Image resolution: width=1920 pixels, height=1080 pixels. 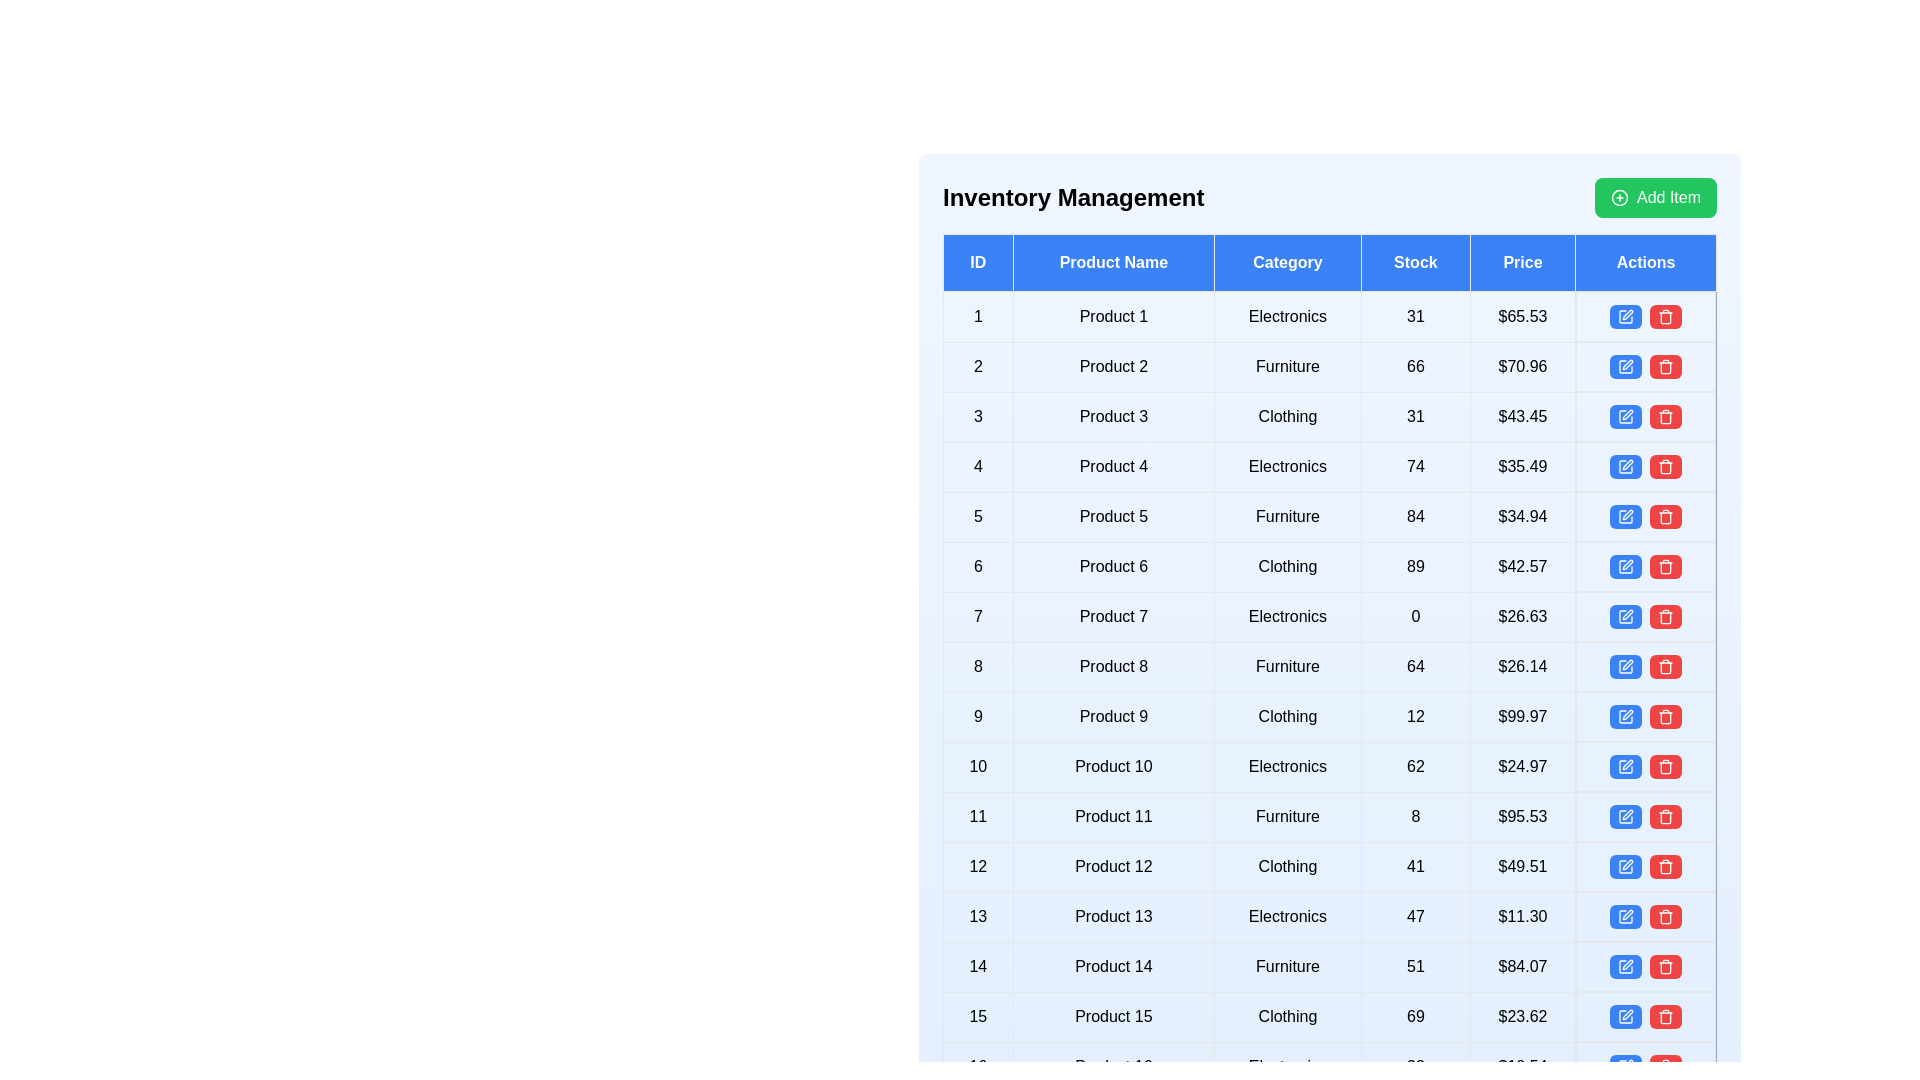 I want to click on the header of the column to sort or filter the table by Stock, so click(x=1414, y=261).